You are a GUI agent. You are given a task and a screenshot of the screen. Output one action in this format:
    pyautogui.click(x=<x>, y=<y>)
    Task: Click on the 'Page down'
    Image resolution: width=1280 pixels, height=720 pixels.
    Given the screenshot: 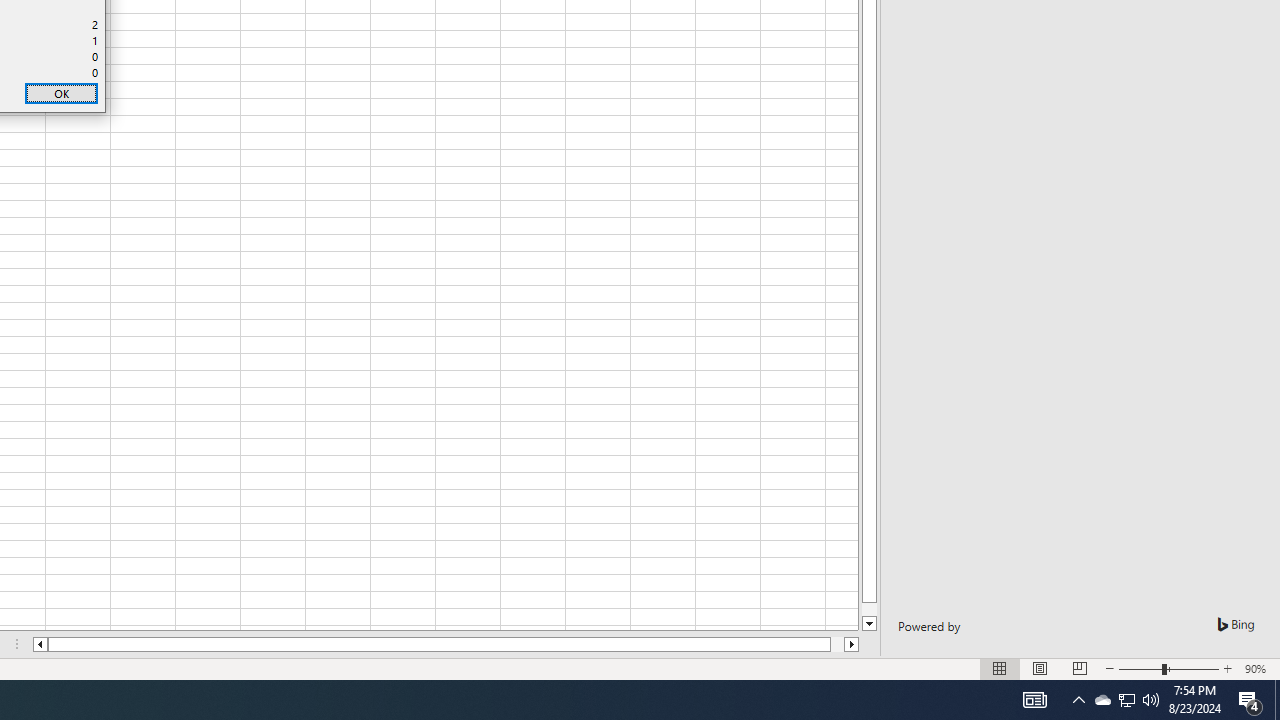 What is the action you would take?
    pyautogui.click(x=869, y=608)
    